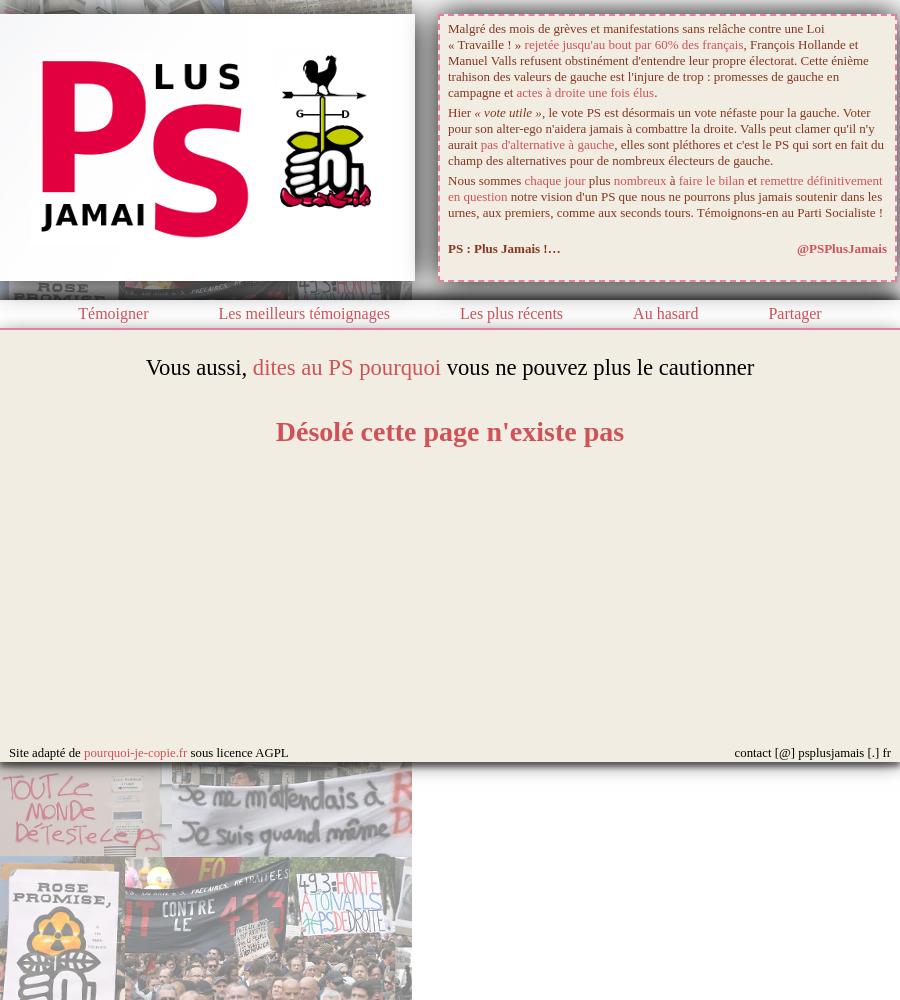  I want to click on 'sous licence AGPL', so click(187, 753).